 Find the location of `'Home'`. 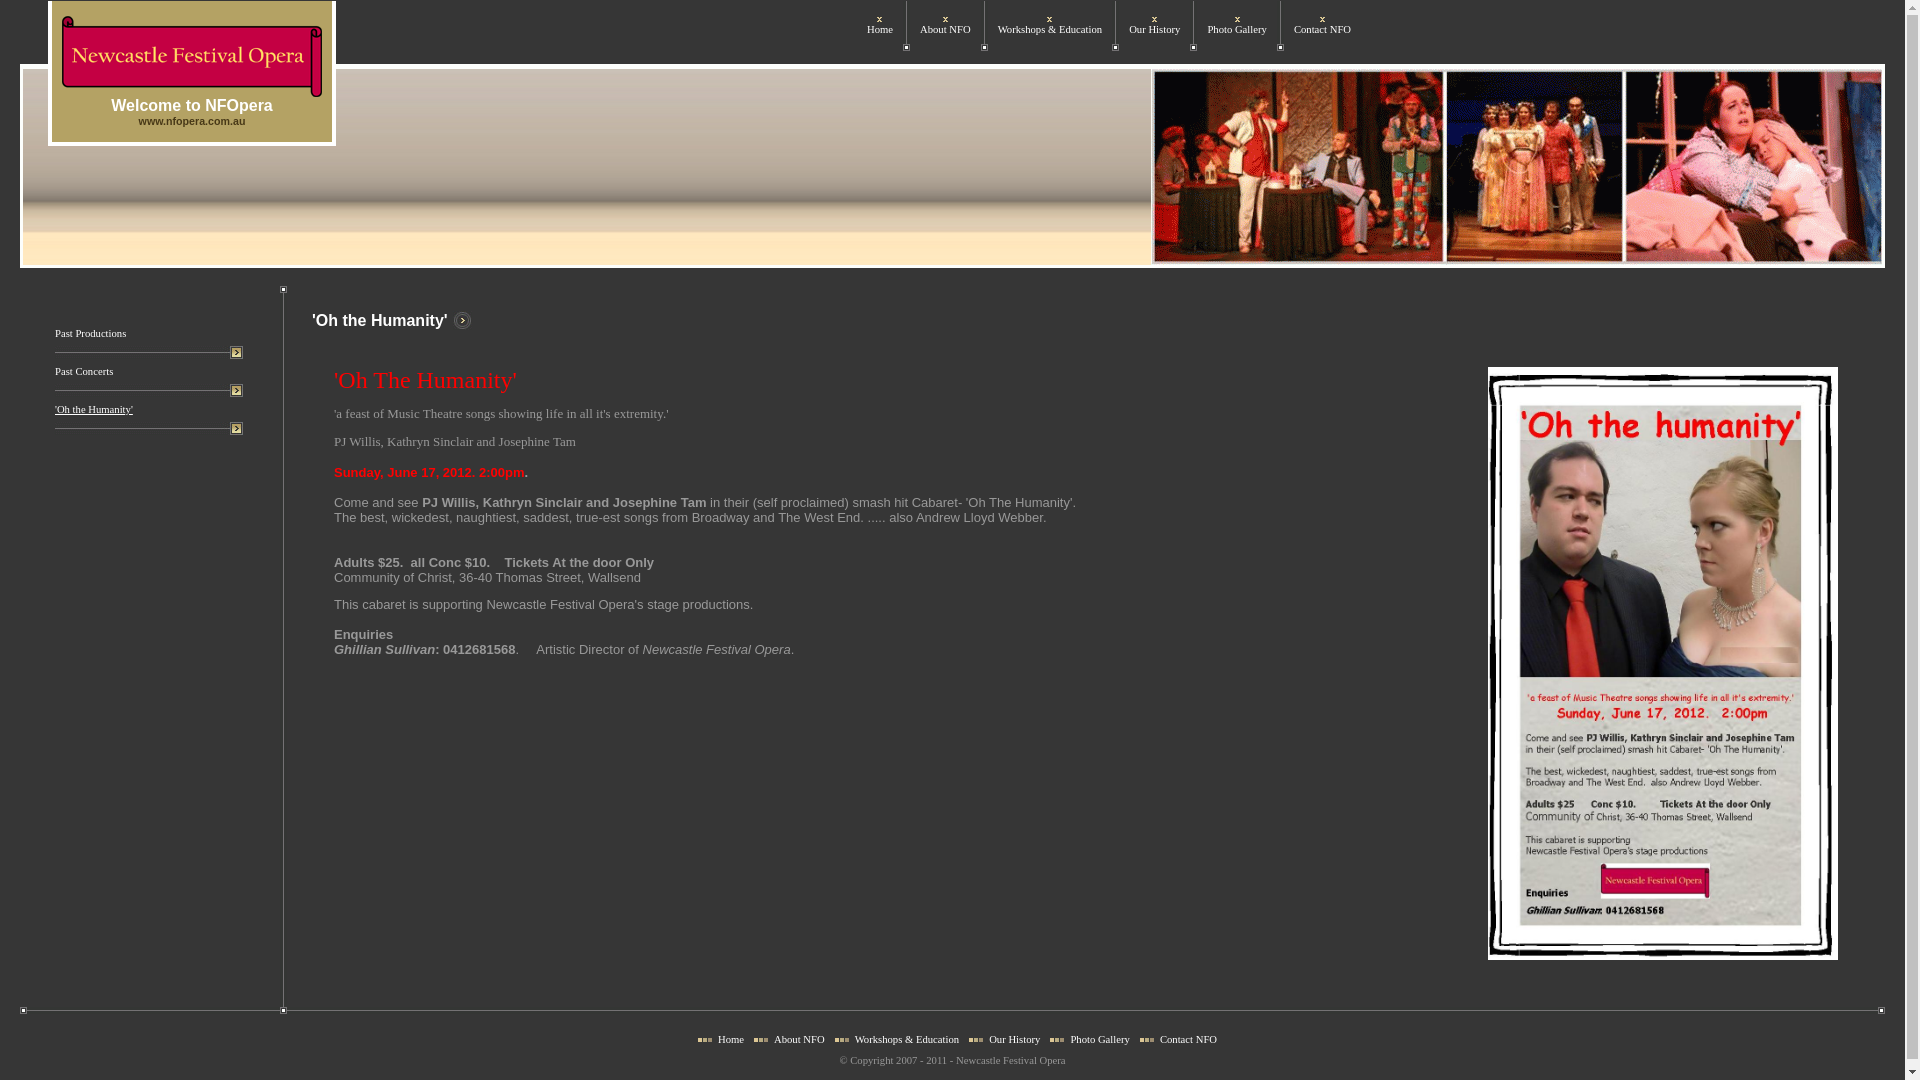

'Home' is located at coordinates (879, 30).